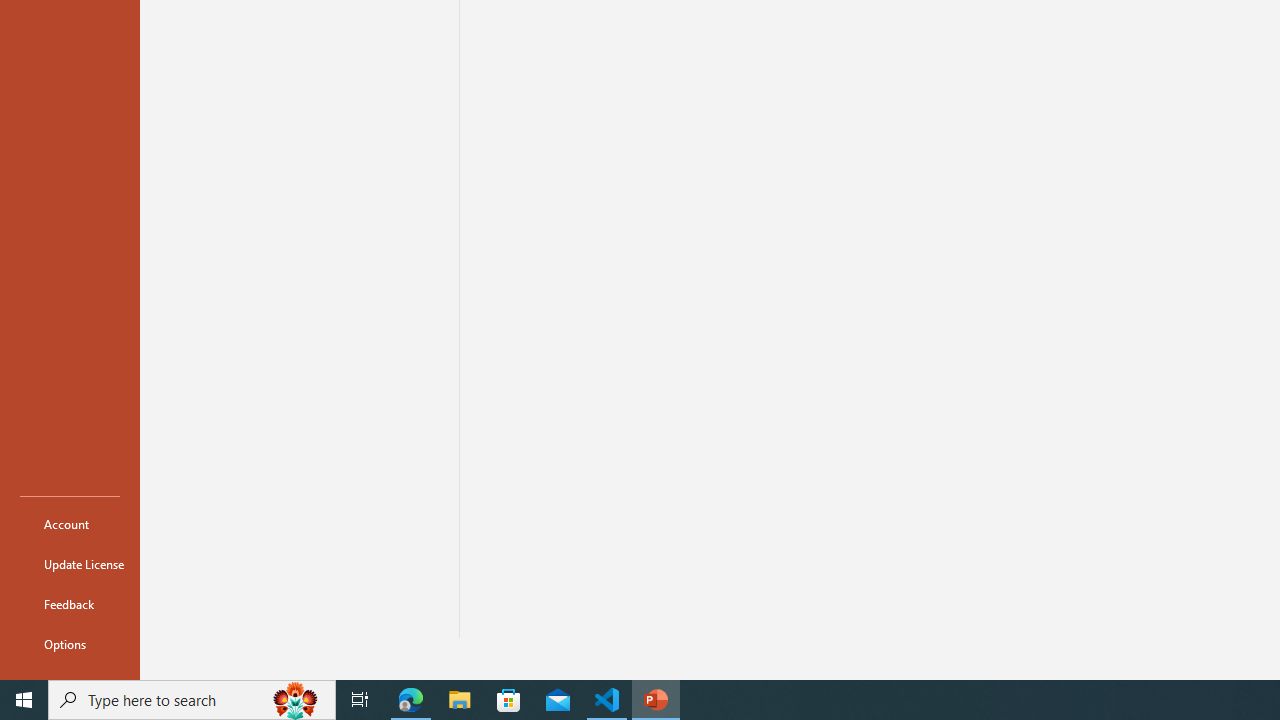 This screenshot has height=720, width=1280. Describe the element at coordinates (69, 644) in the screenshot. I see `'Options'` at that location.